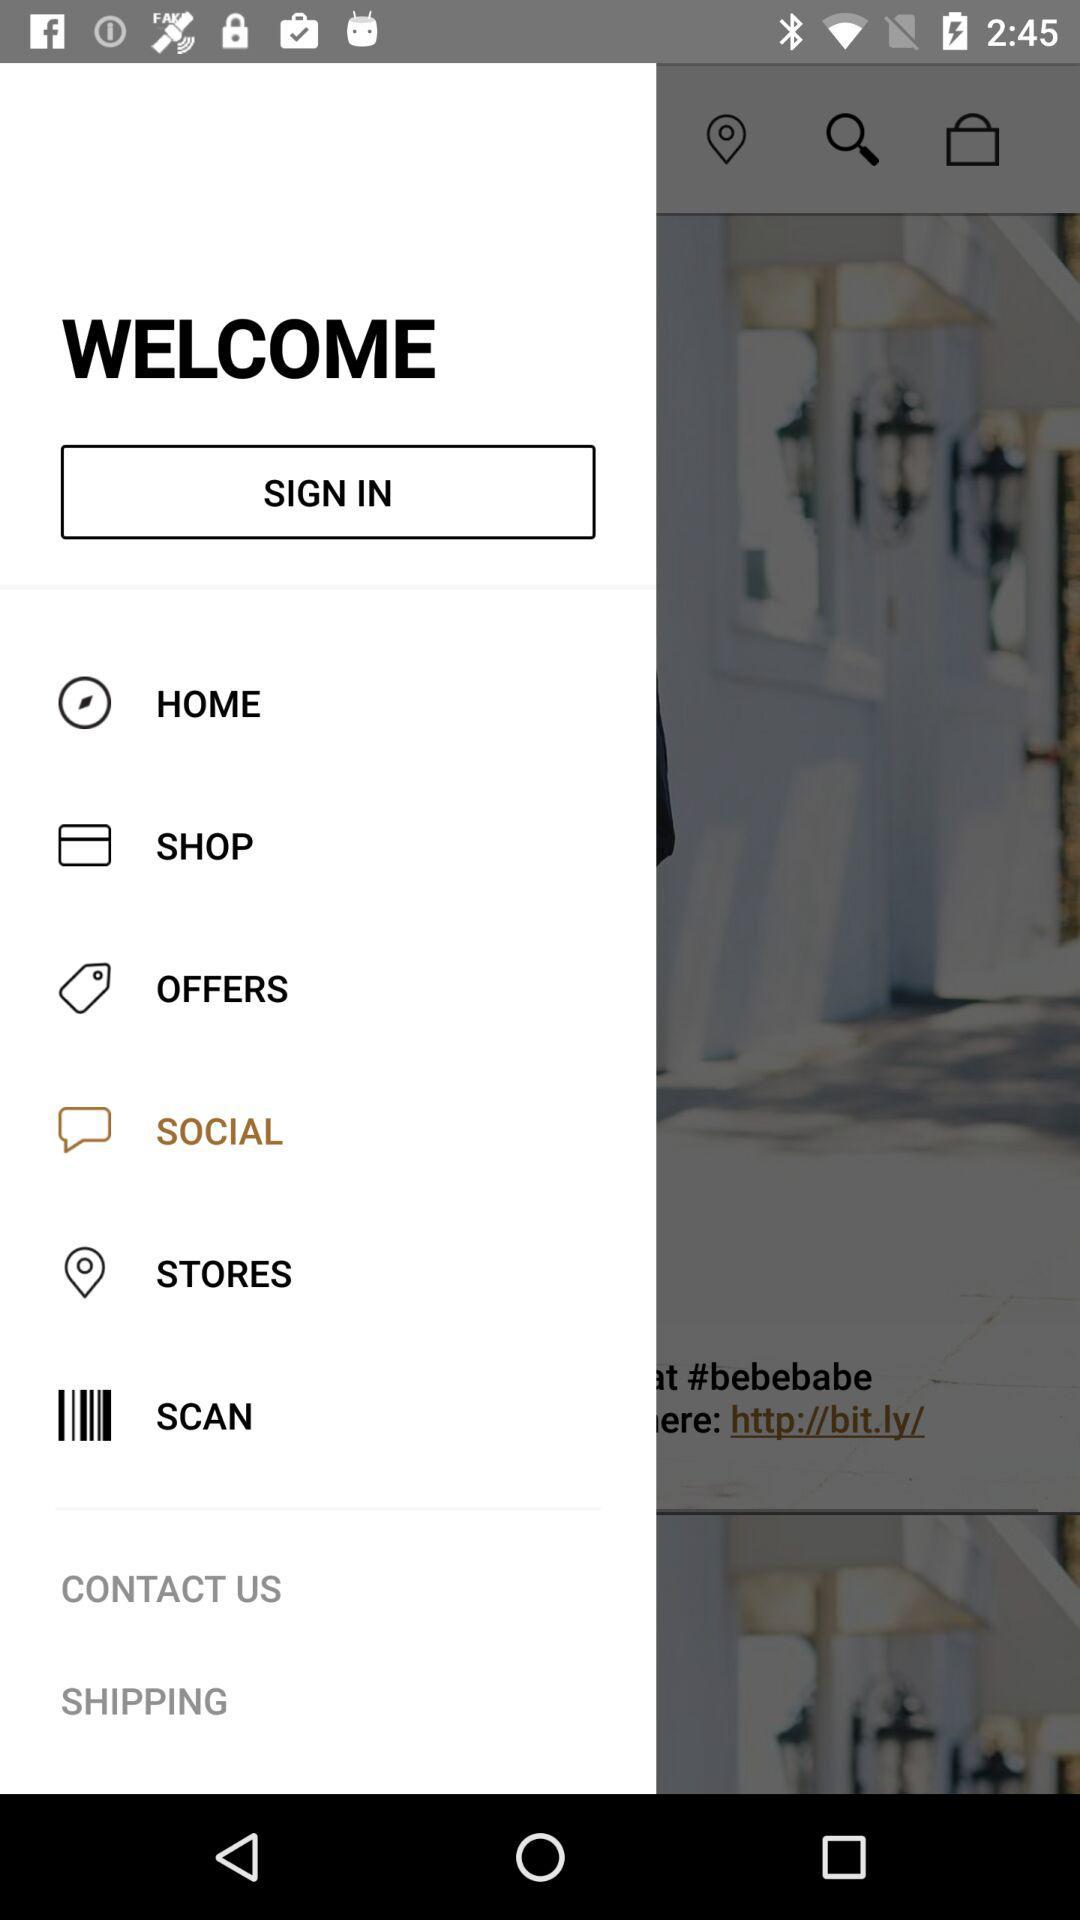 This screenshot has height=1920, width=1080. What do you see at coordinates (327, 492) in the screenshot?
I see `icon below the welcome icon` at bounding box center [327, 492].